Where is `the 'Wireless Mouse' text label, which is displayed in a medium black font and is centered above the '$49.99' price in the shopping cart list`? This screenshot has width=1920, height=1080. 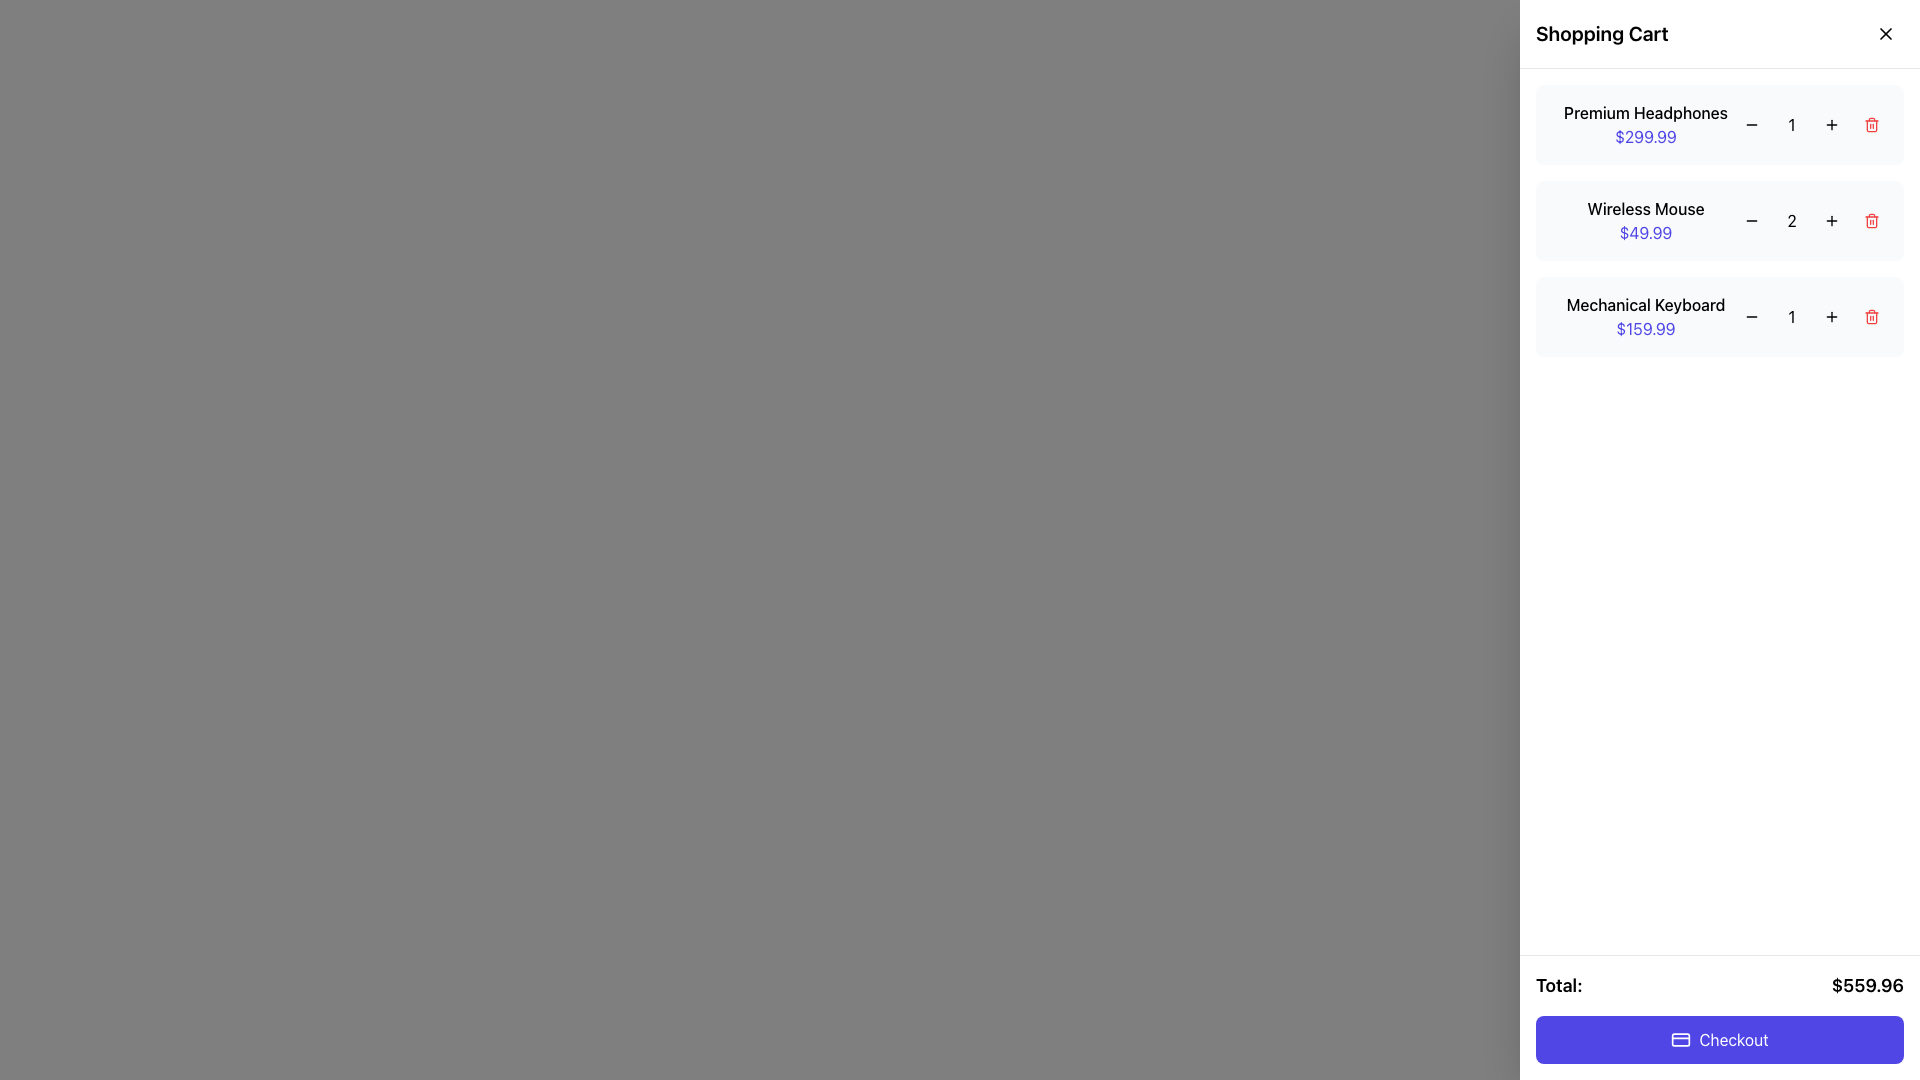 the 'Wireless Mouse' text label, which is displayed in a medium black font and is centered above the '$49.99' price in the shopping cart list is located at coordinates (1646, 208).